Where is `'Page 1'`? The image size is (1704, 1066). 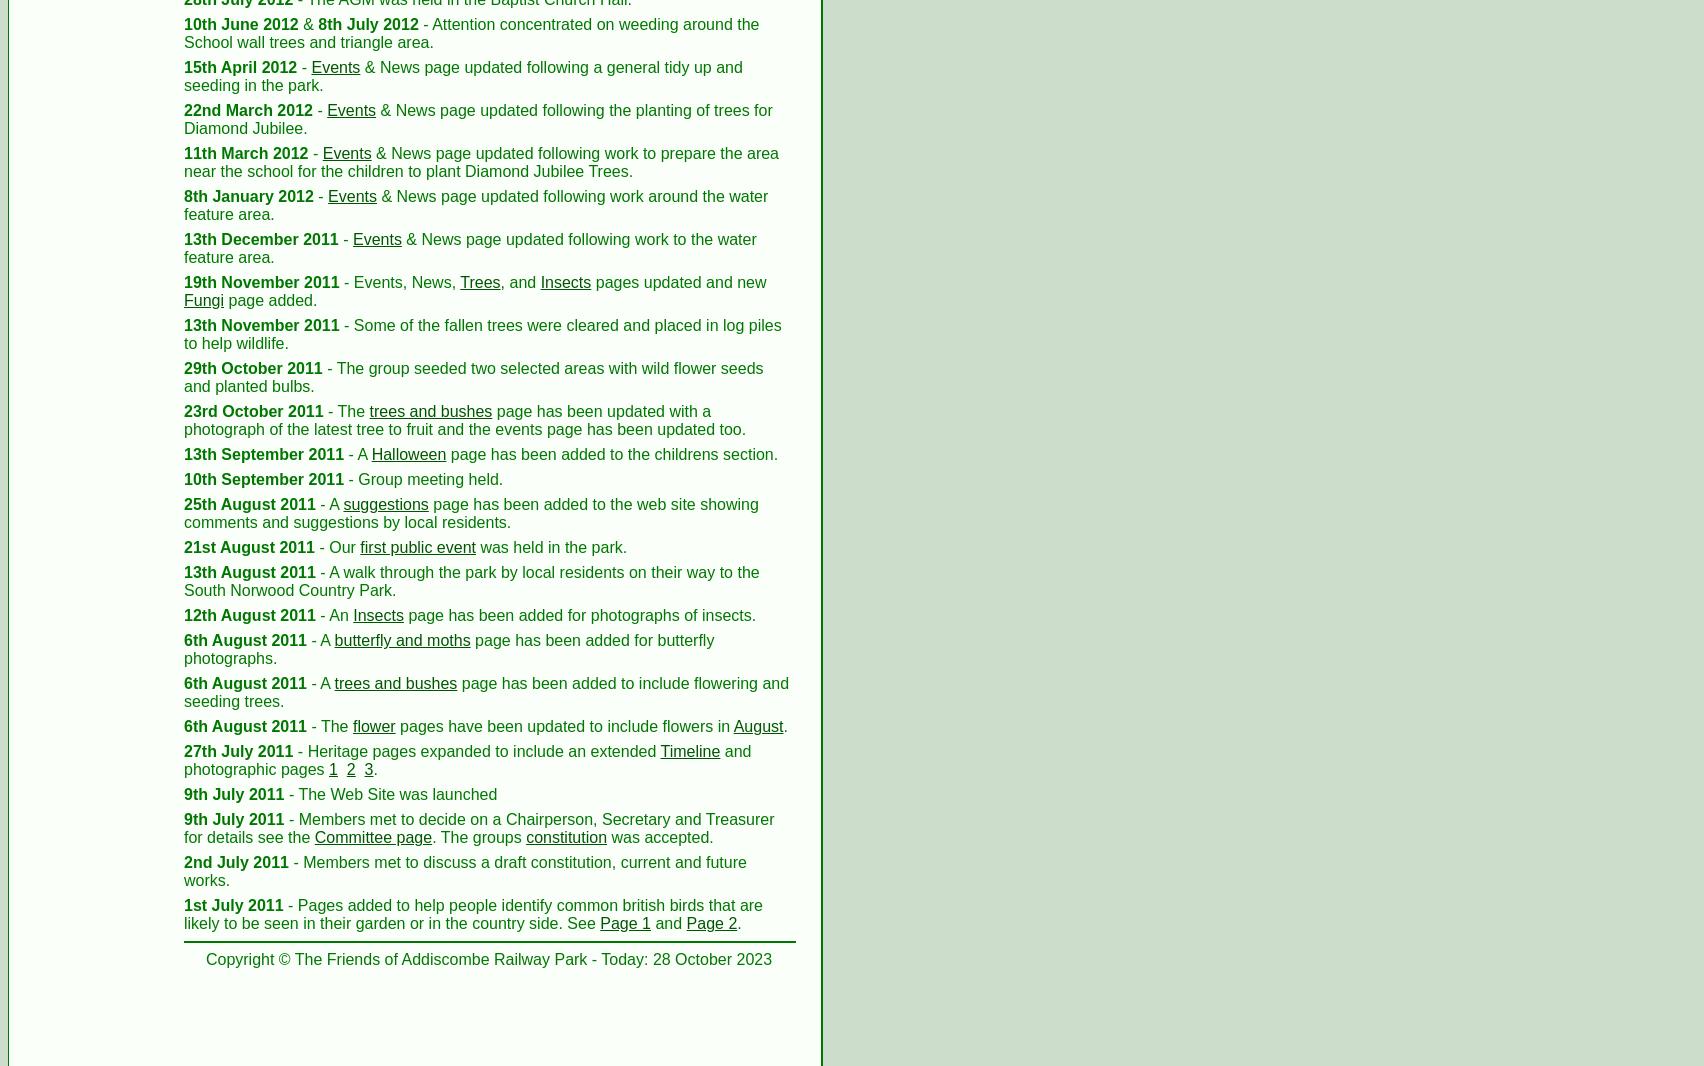 'Page 1' is located at coordinates (625, 923).